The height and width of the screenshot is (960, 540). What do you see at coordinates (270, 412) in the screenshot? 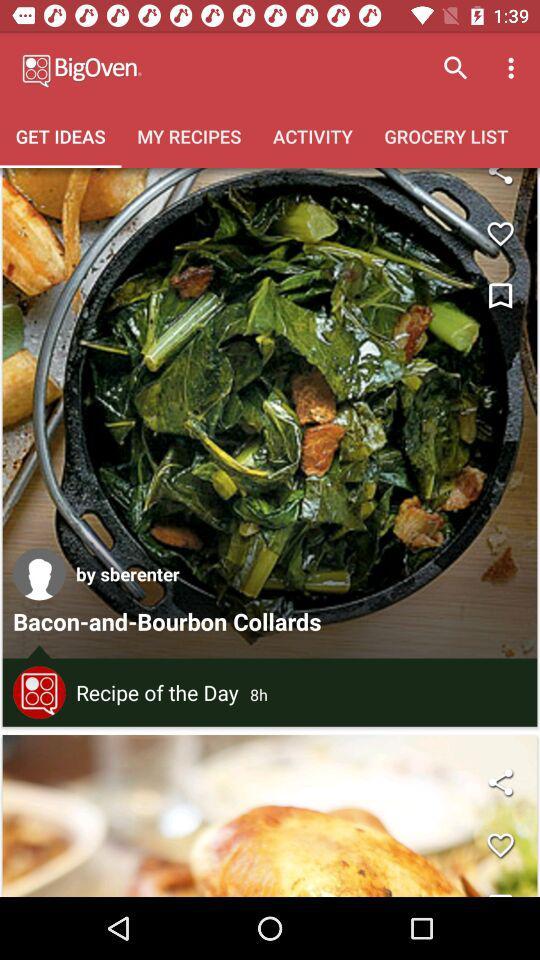
I see `open recipe` at bounding box center [270, 412].